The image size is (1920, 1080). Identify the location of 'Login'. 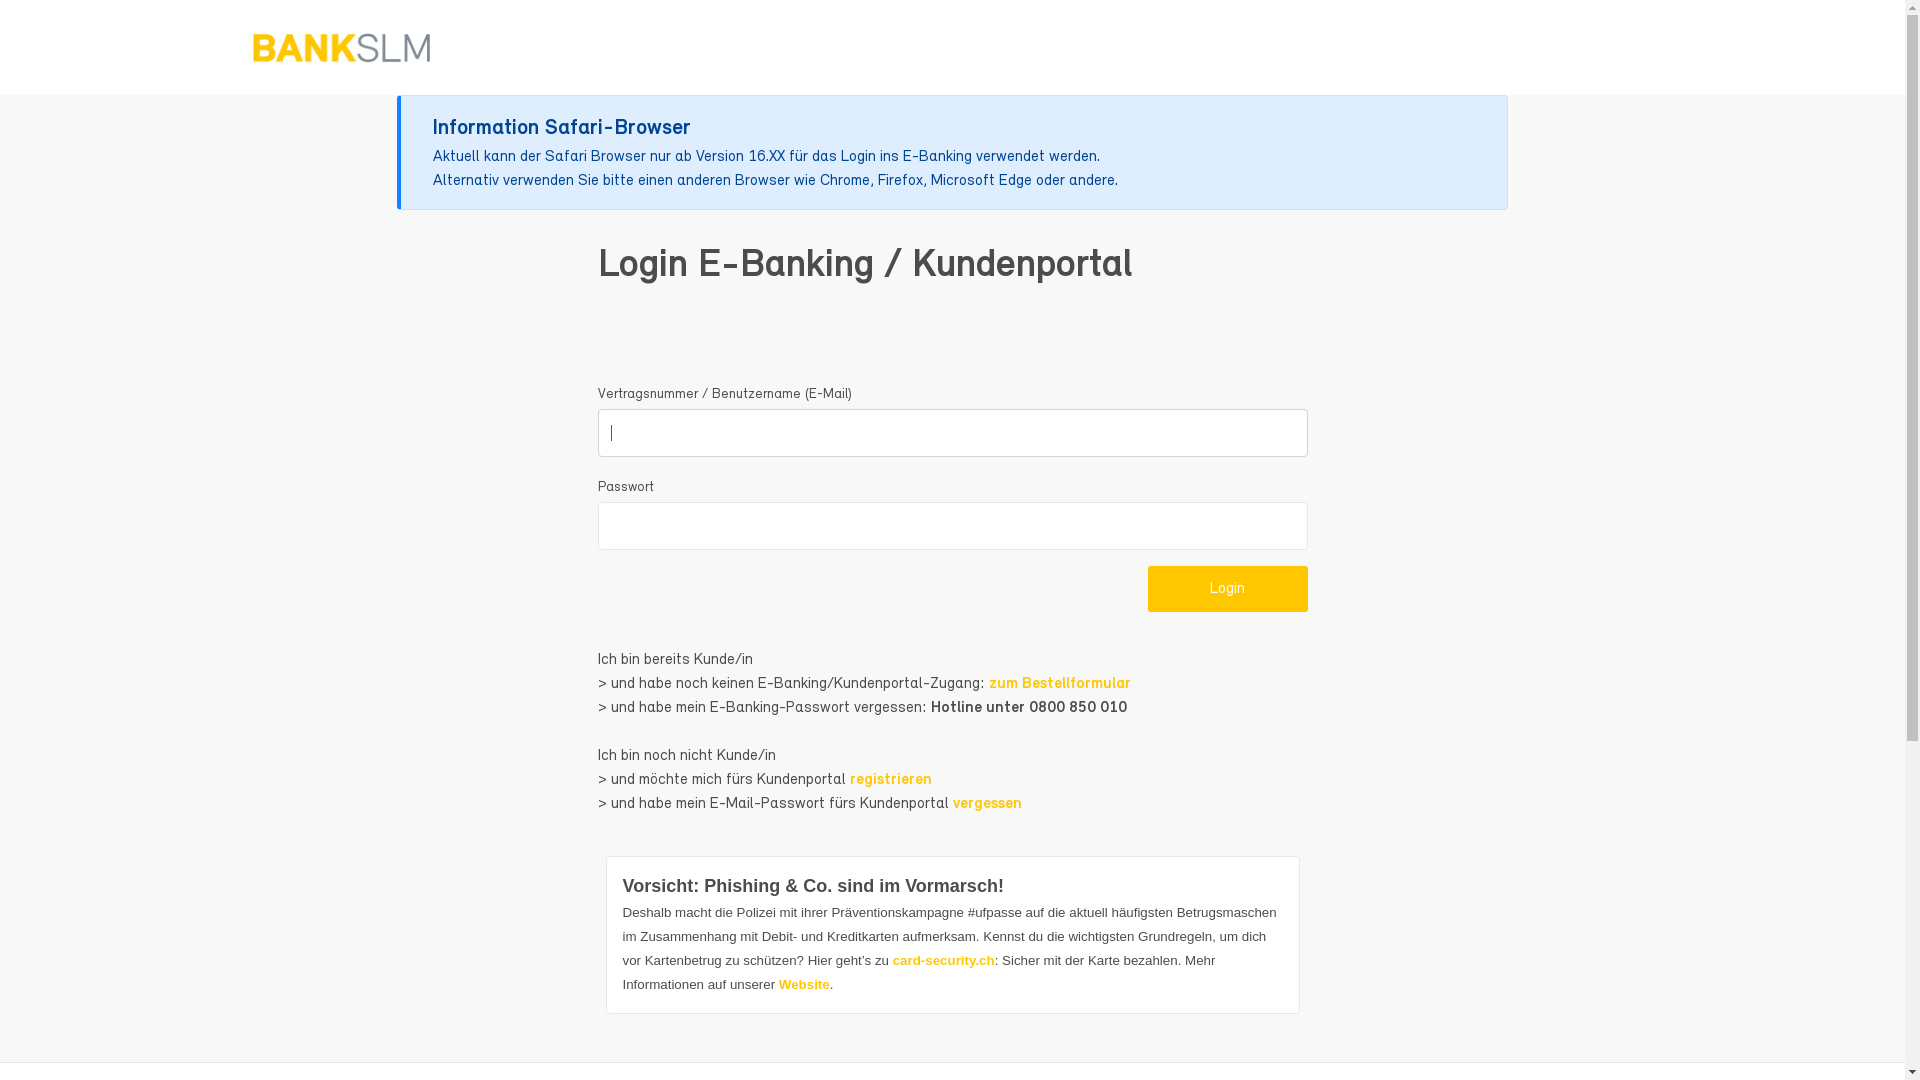
(1227, 588).